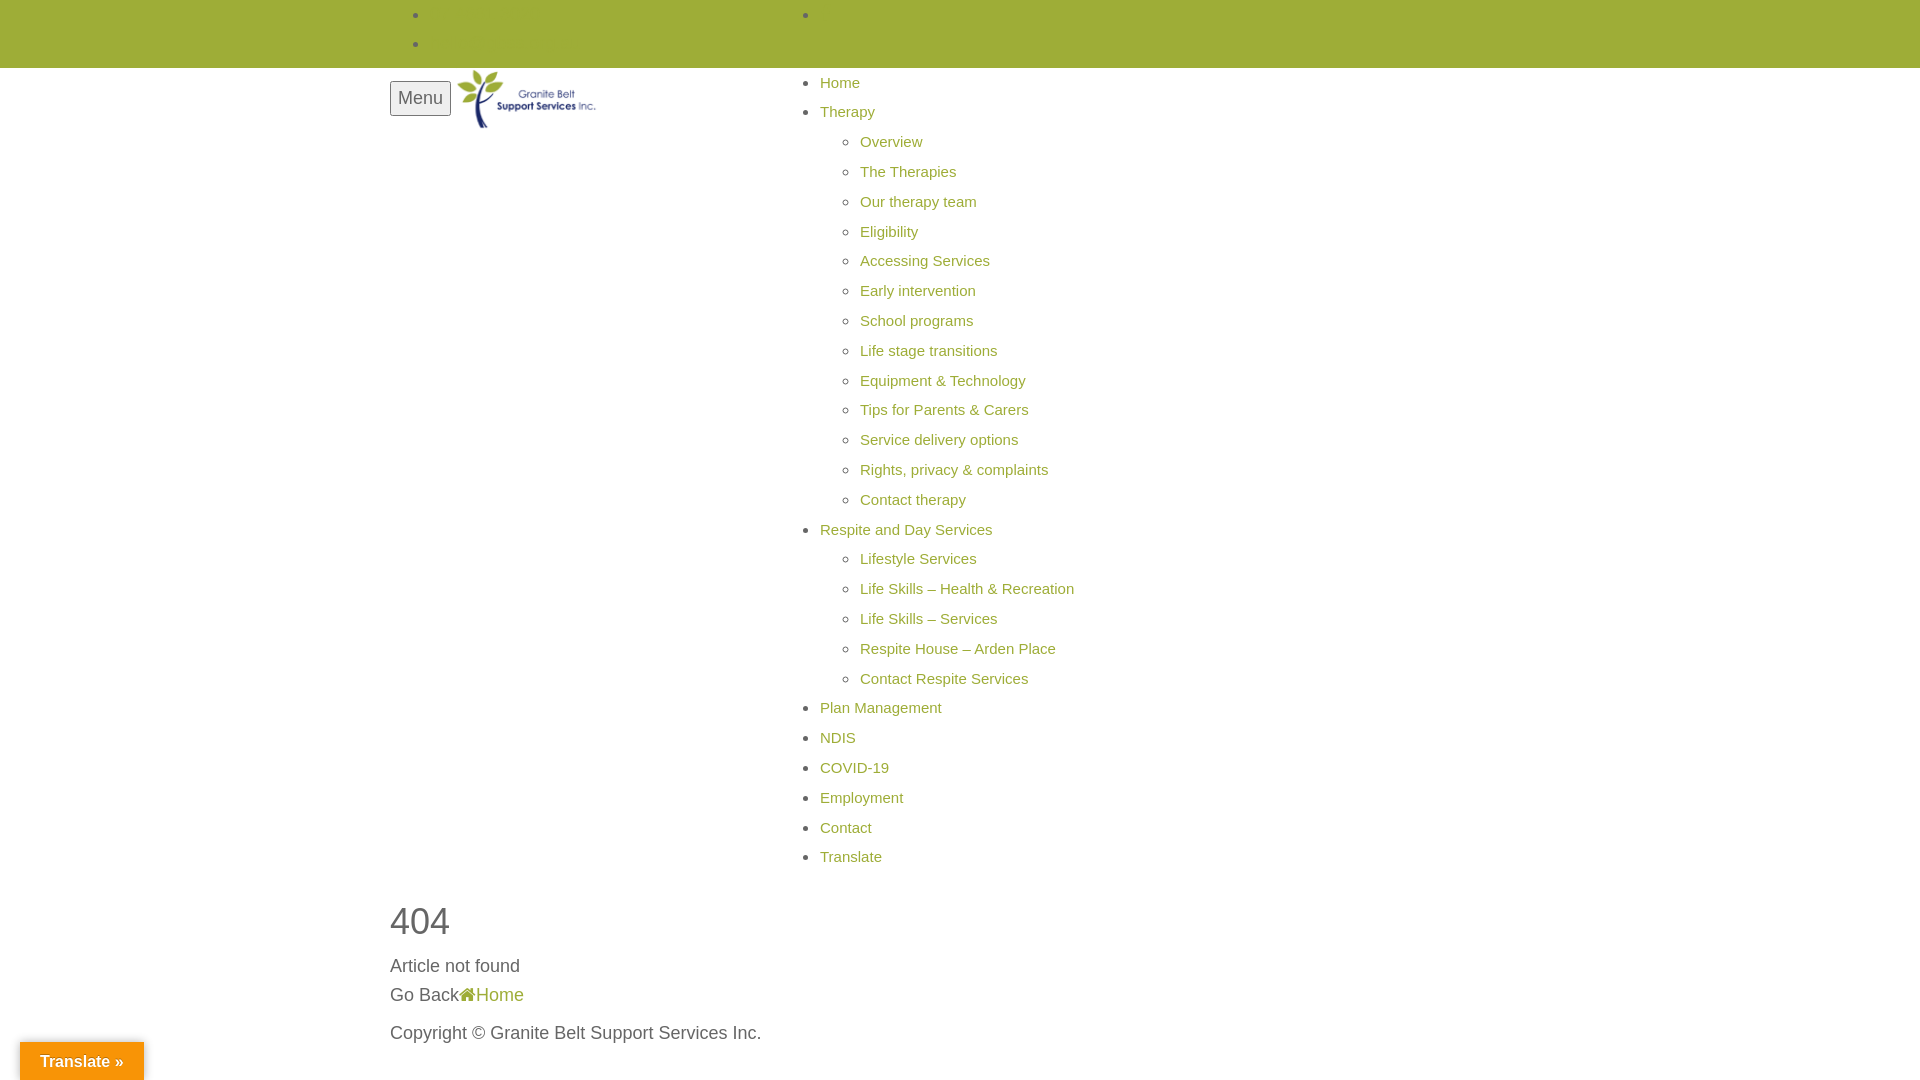  Describe the element at coordinates (915, 319) in the screenshot. I see `'School programs'` at that location.